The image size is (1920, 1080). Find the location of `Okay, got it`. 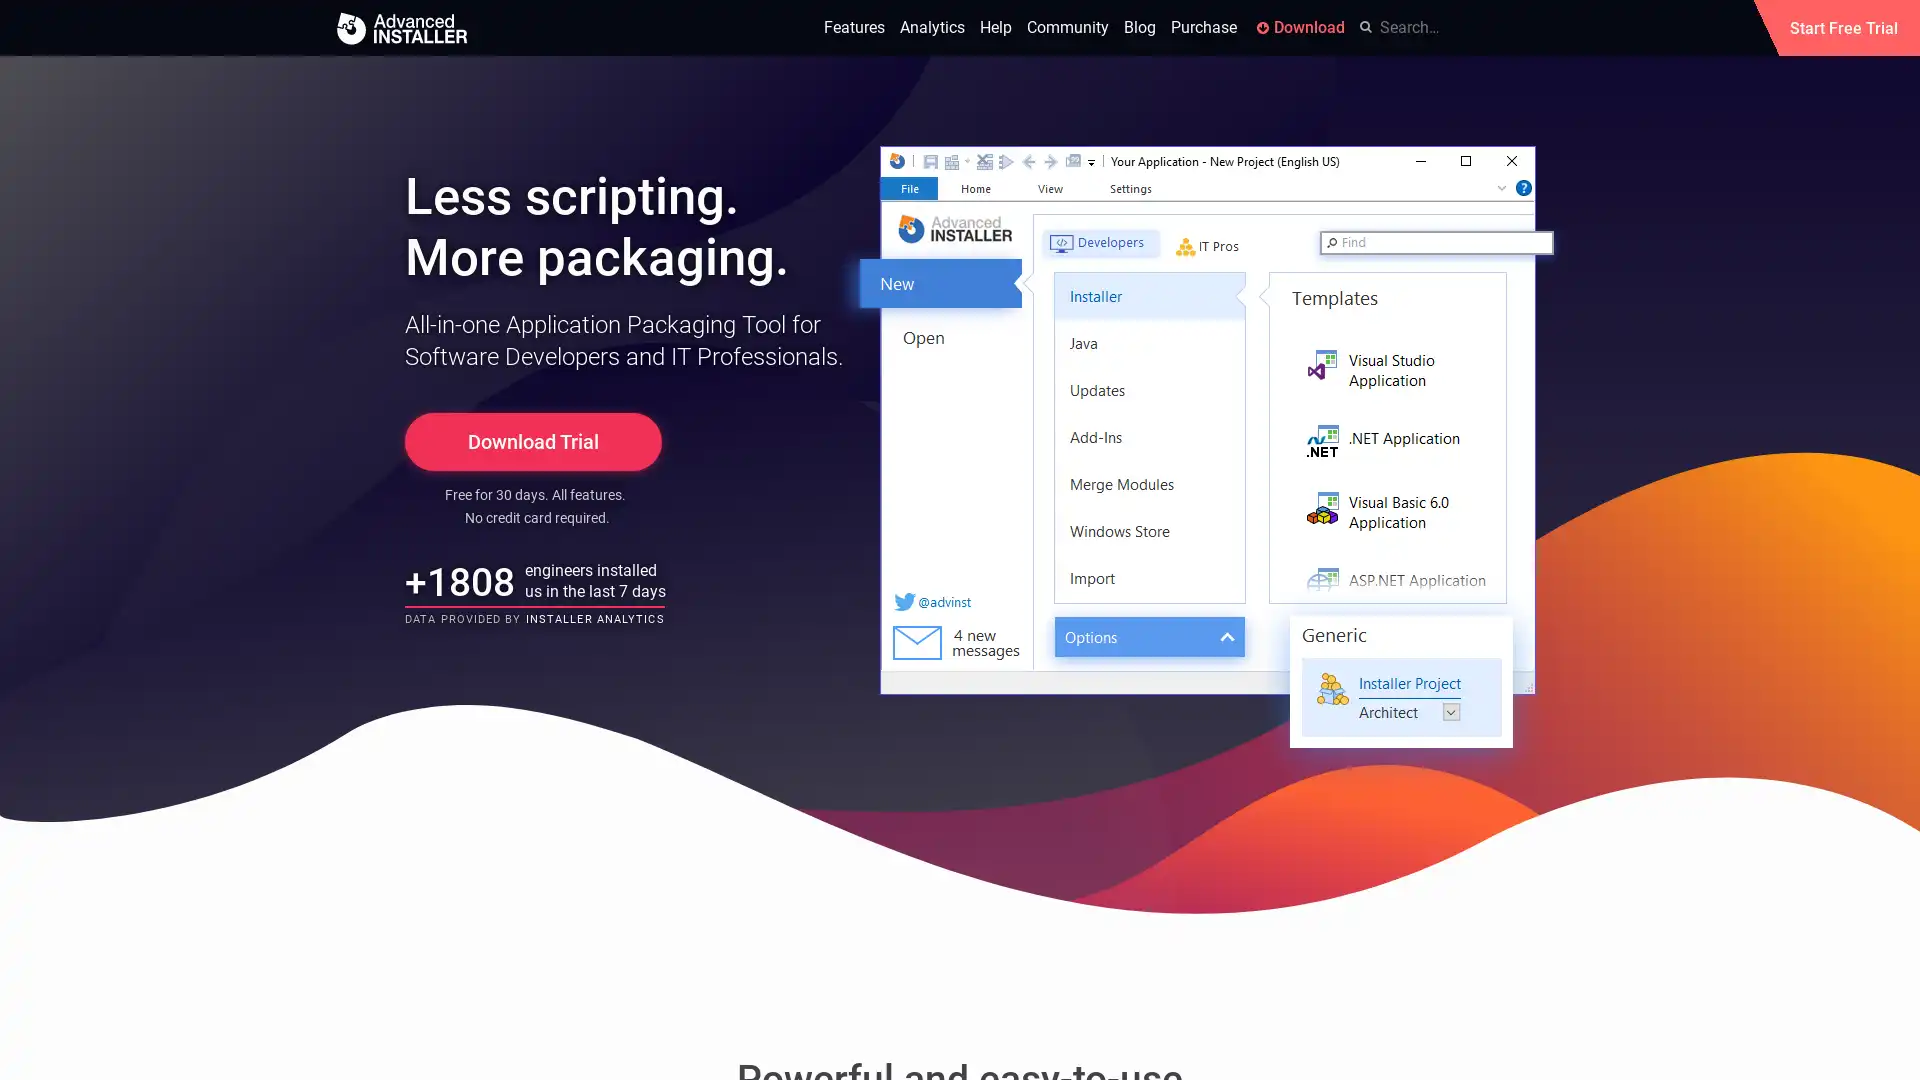

Okay, got it is located at coordinates (1342, 1058).